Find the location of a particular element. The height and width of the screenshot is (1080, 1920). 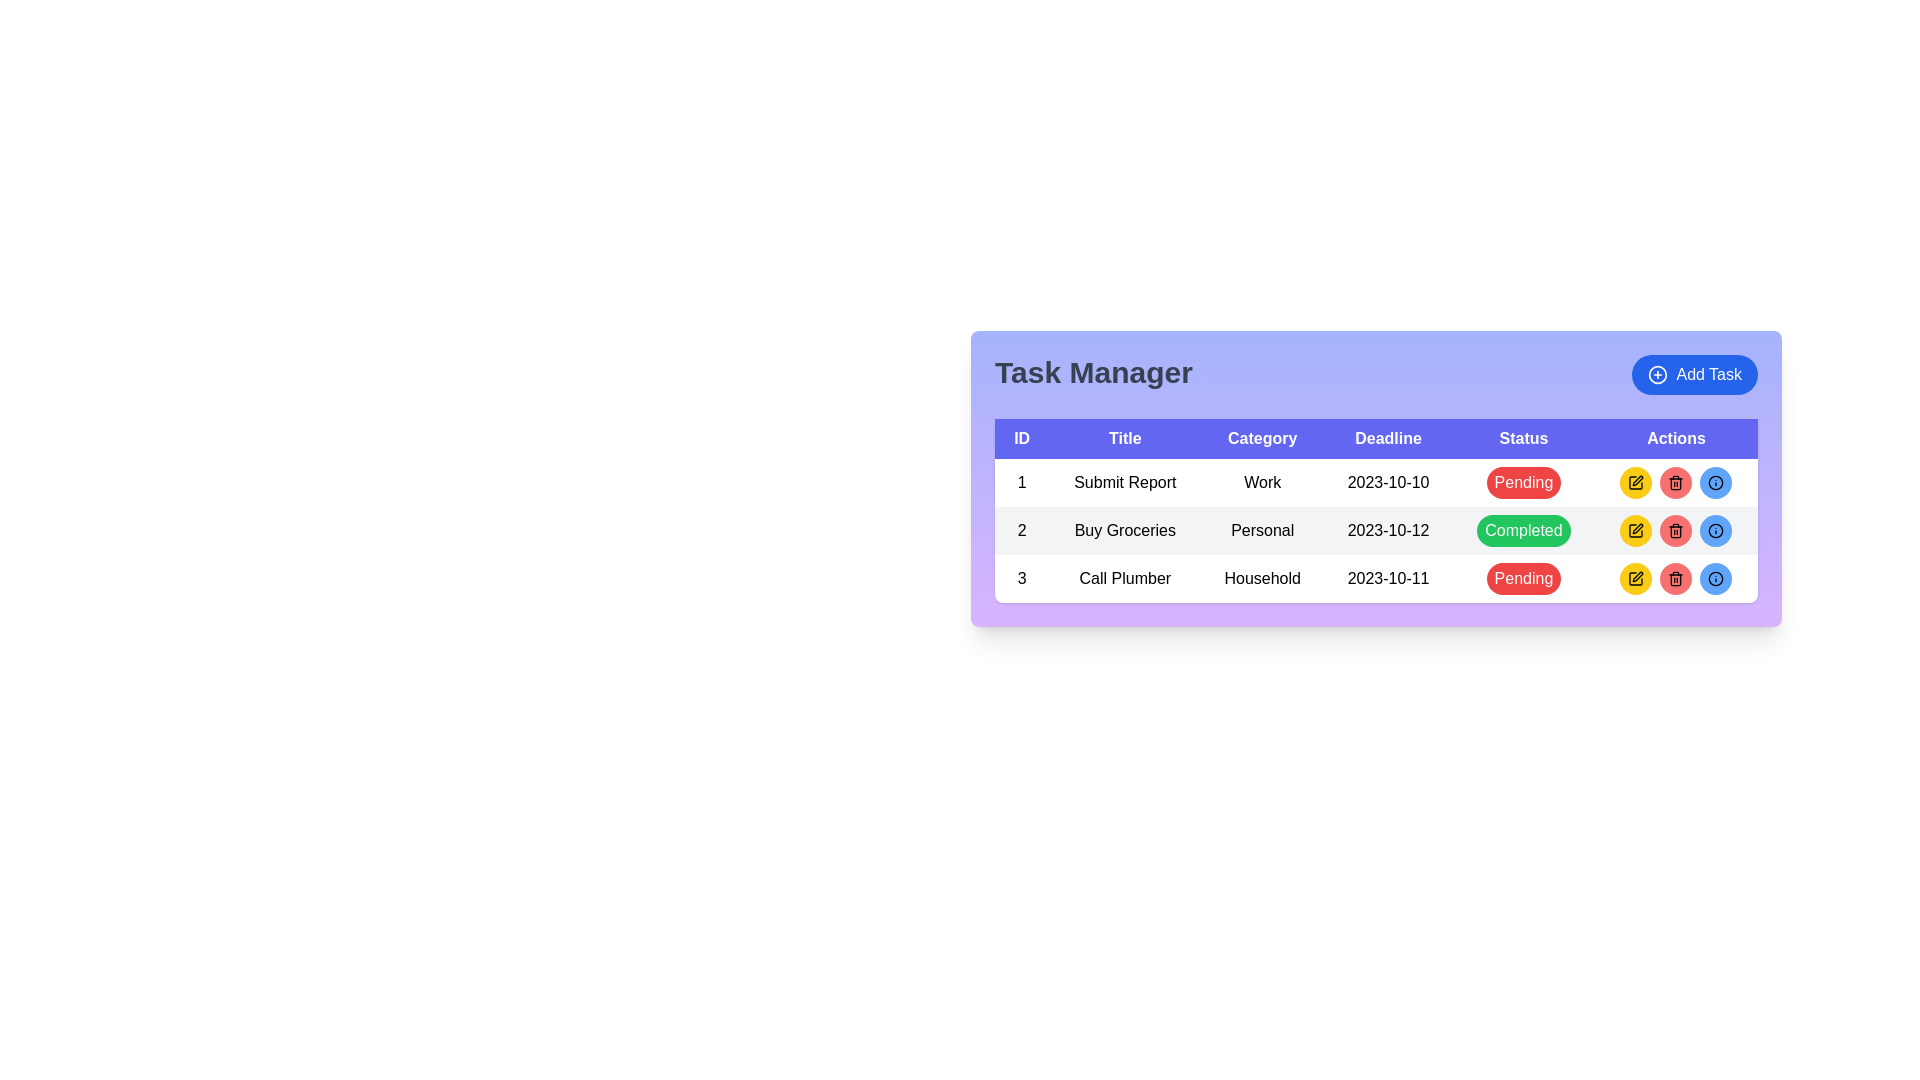

the 'Add Task' button, which has a blue background, white text, rounded edges, and is located in the 'Task Manager' section is located at coordinates (1693, 374).